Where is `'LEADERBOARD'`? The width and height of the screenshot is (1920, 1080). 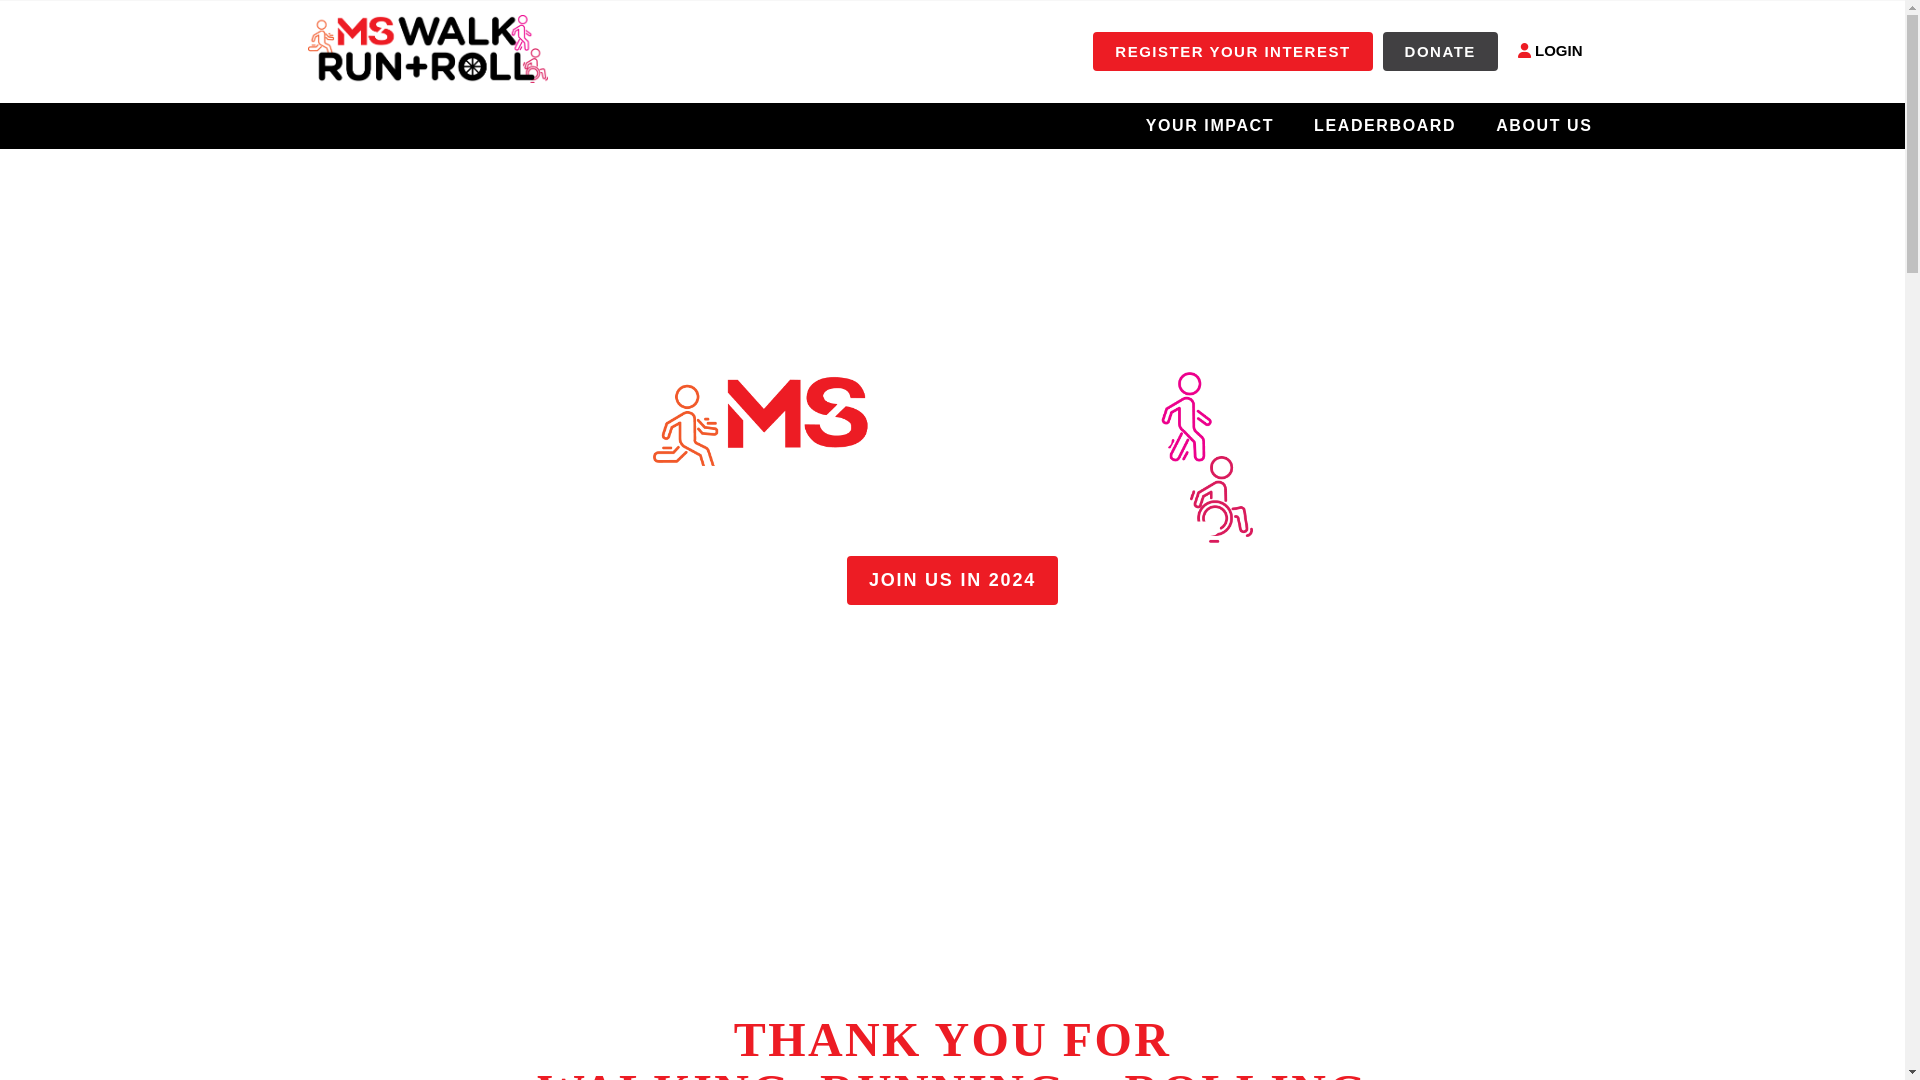
'LEADERBOARD' is located at coordinates (1384, 124).